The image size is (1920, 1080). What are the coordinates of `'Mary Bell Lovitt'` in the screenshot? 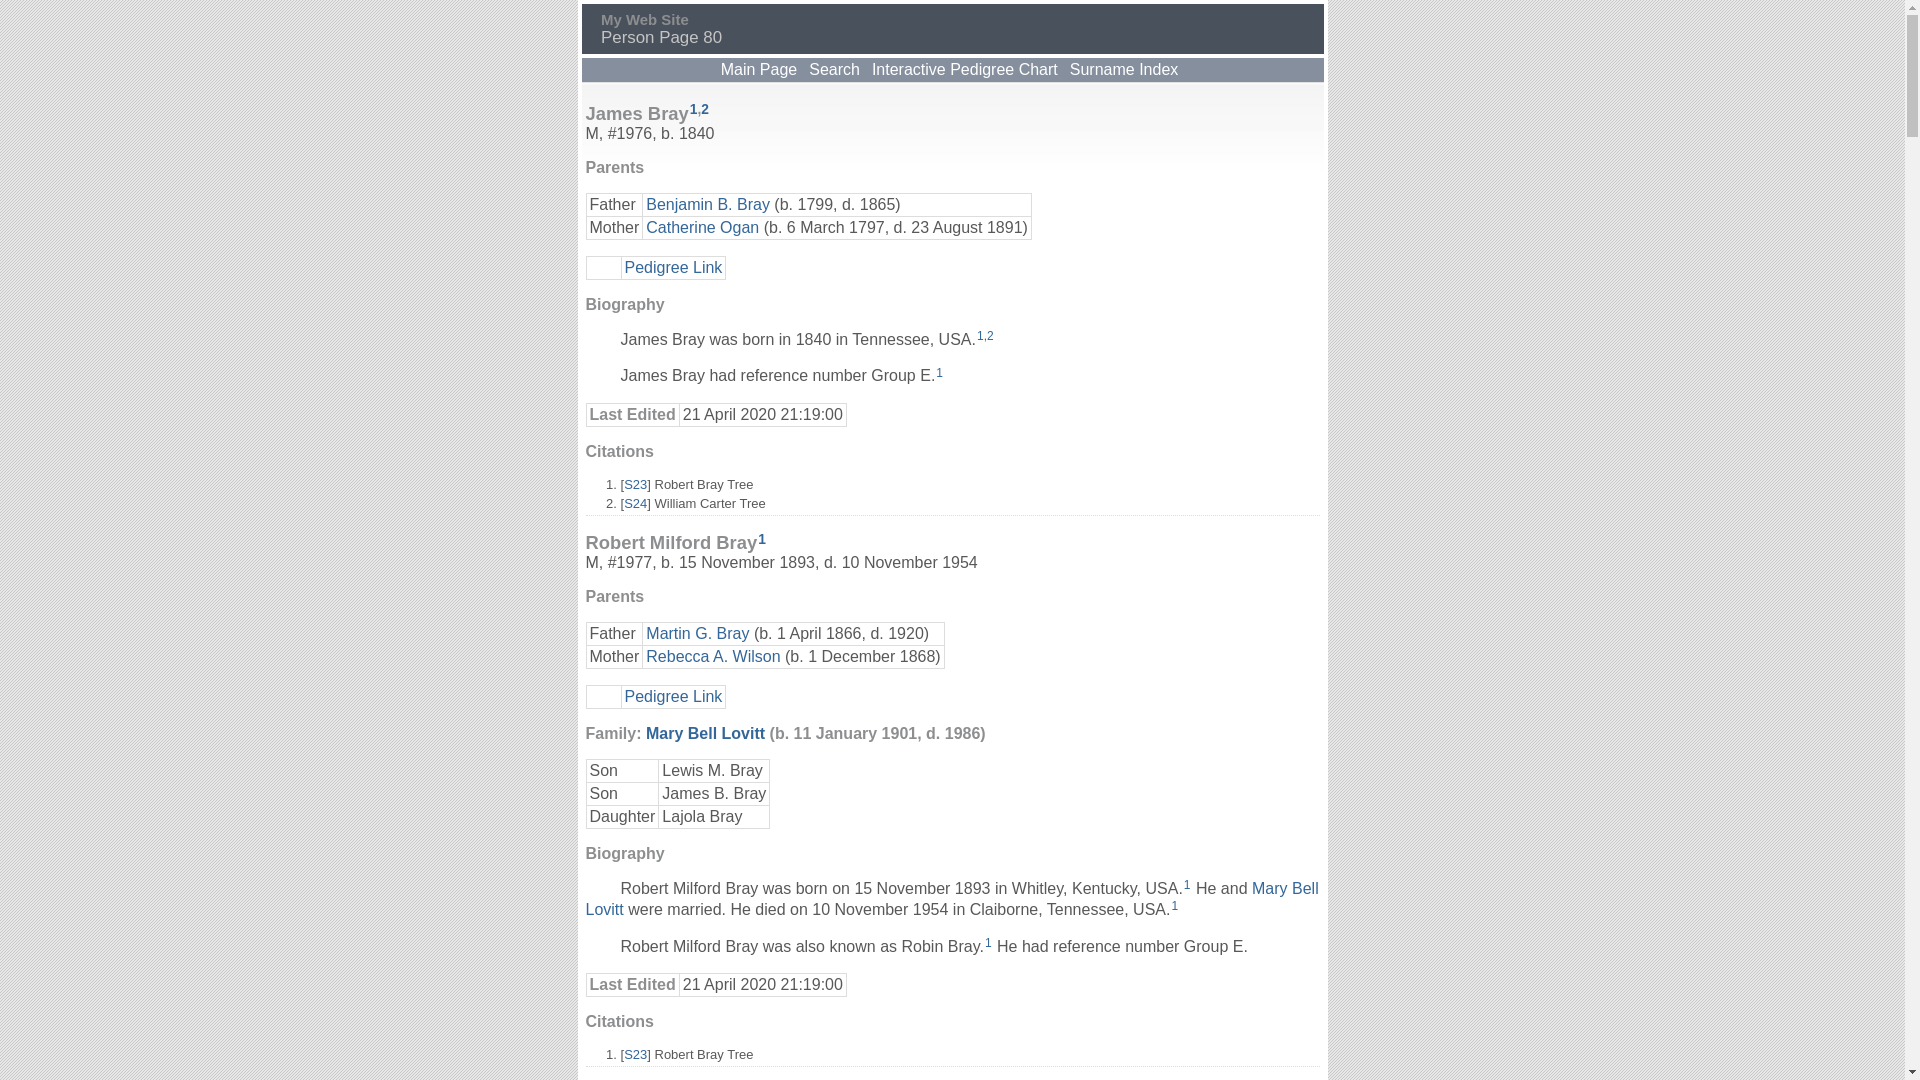 It's located at (646, 733).